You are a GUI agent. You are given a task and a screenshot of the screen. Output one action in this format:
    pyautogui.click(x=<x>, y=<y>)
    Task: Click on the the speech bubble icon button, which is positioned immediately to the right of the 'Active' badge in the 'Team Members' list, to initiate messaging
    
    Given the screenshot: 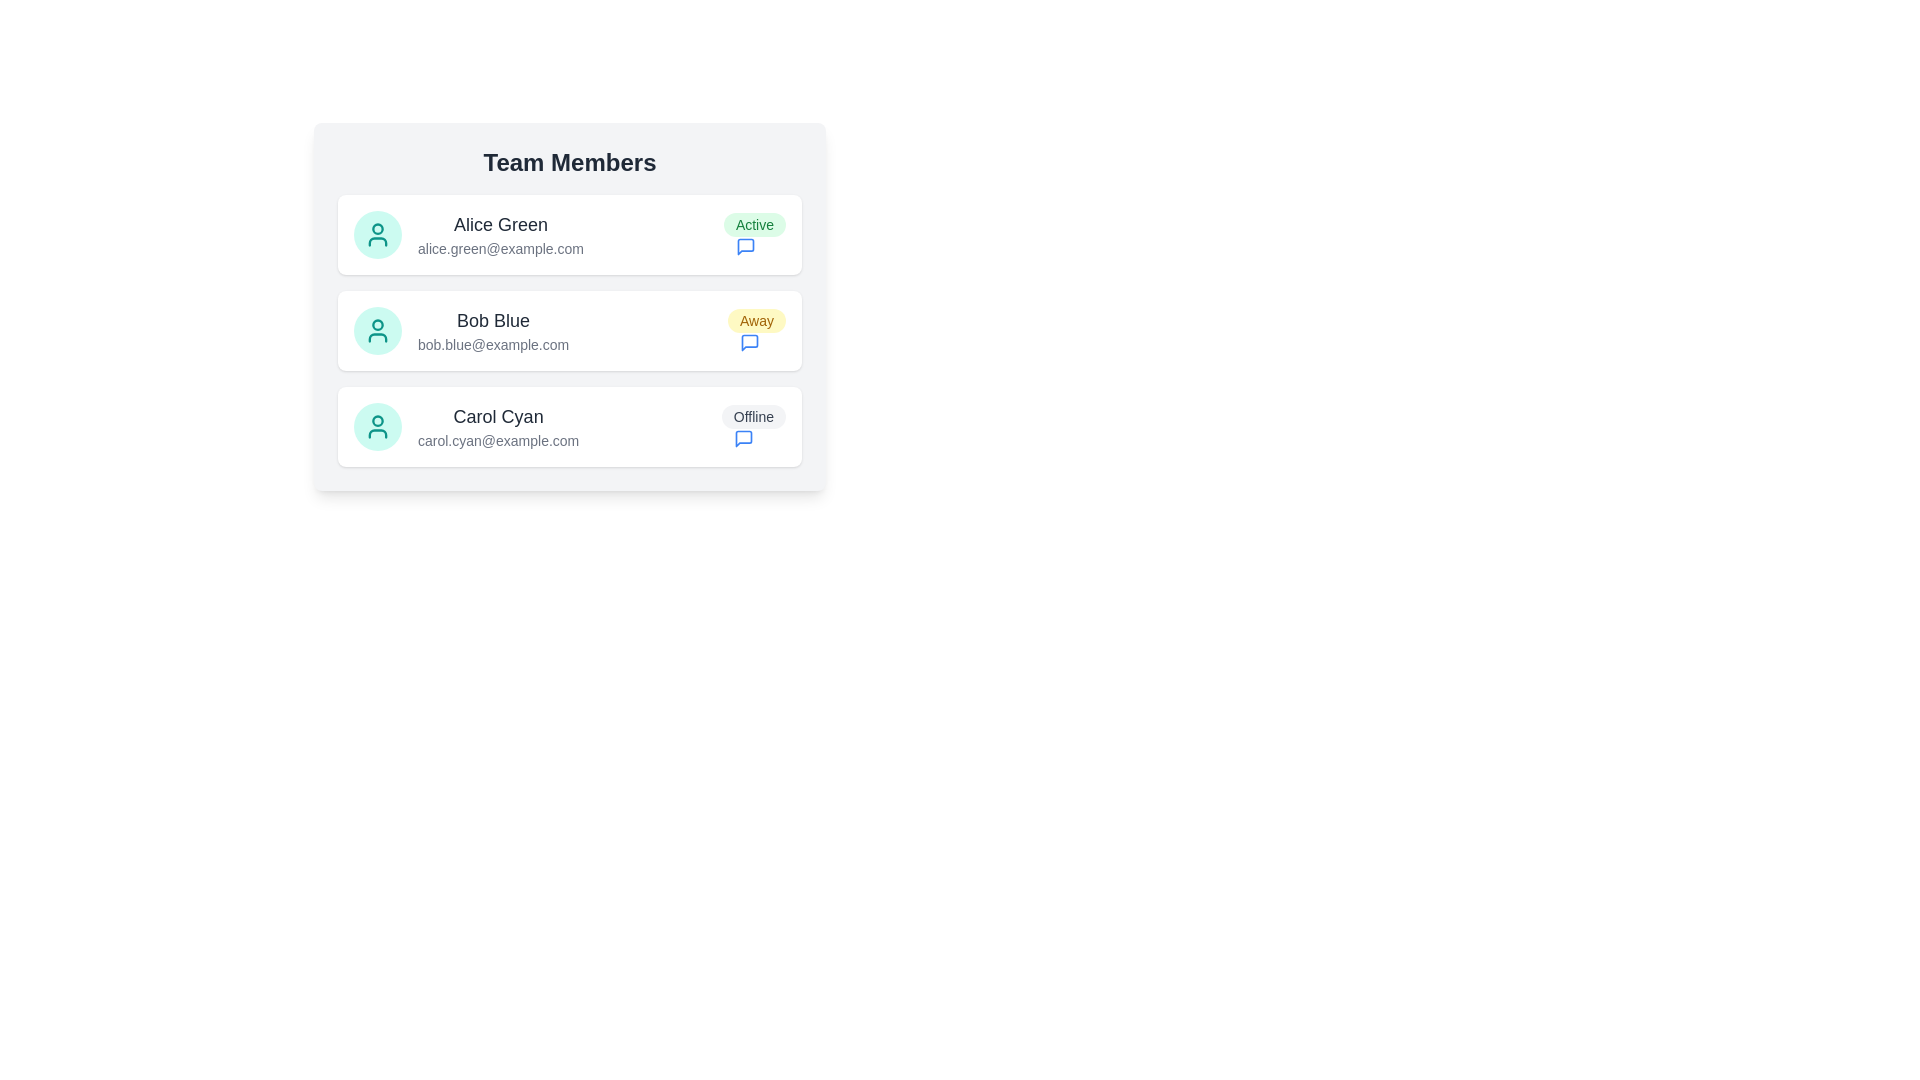 What is the action you would take?
    pyautogui.click(x=744, y=245)
    